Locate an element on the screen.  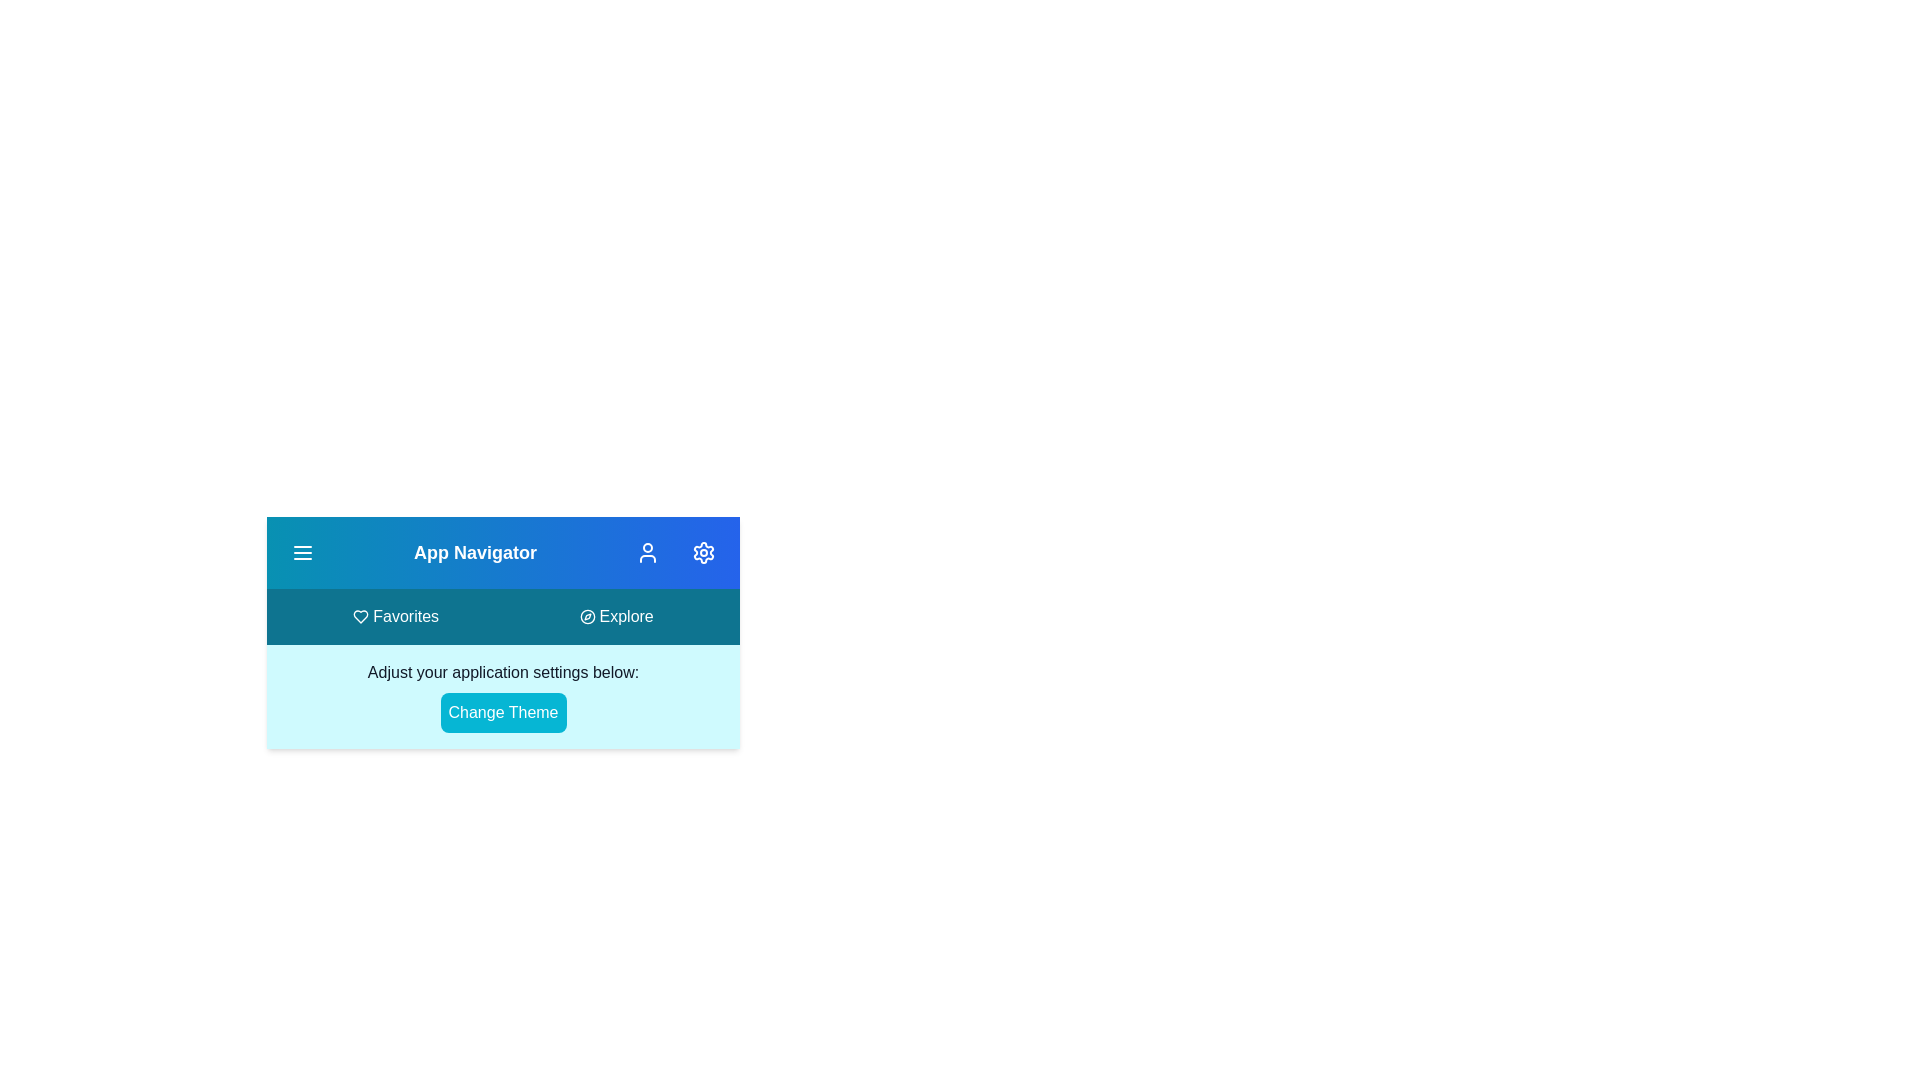
the circular compass icon located to the left of the 'Explore' text label is located at coordinates (586, 616).